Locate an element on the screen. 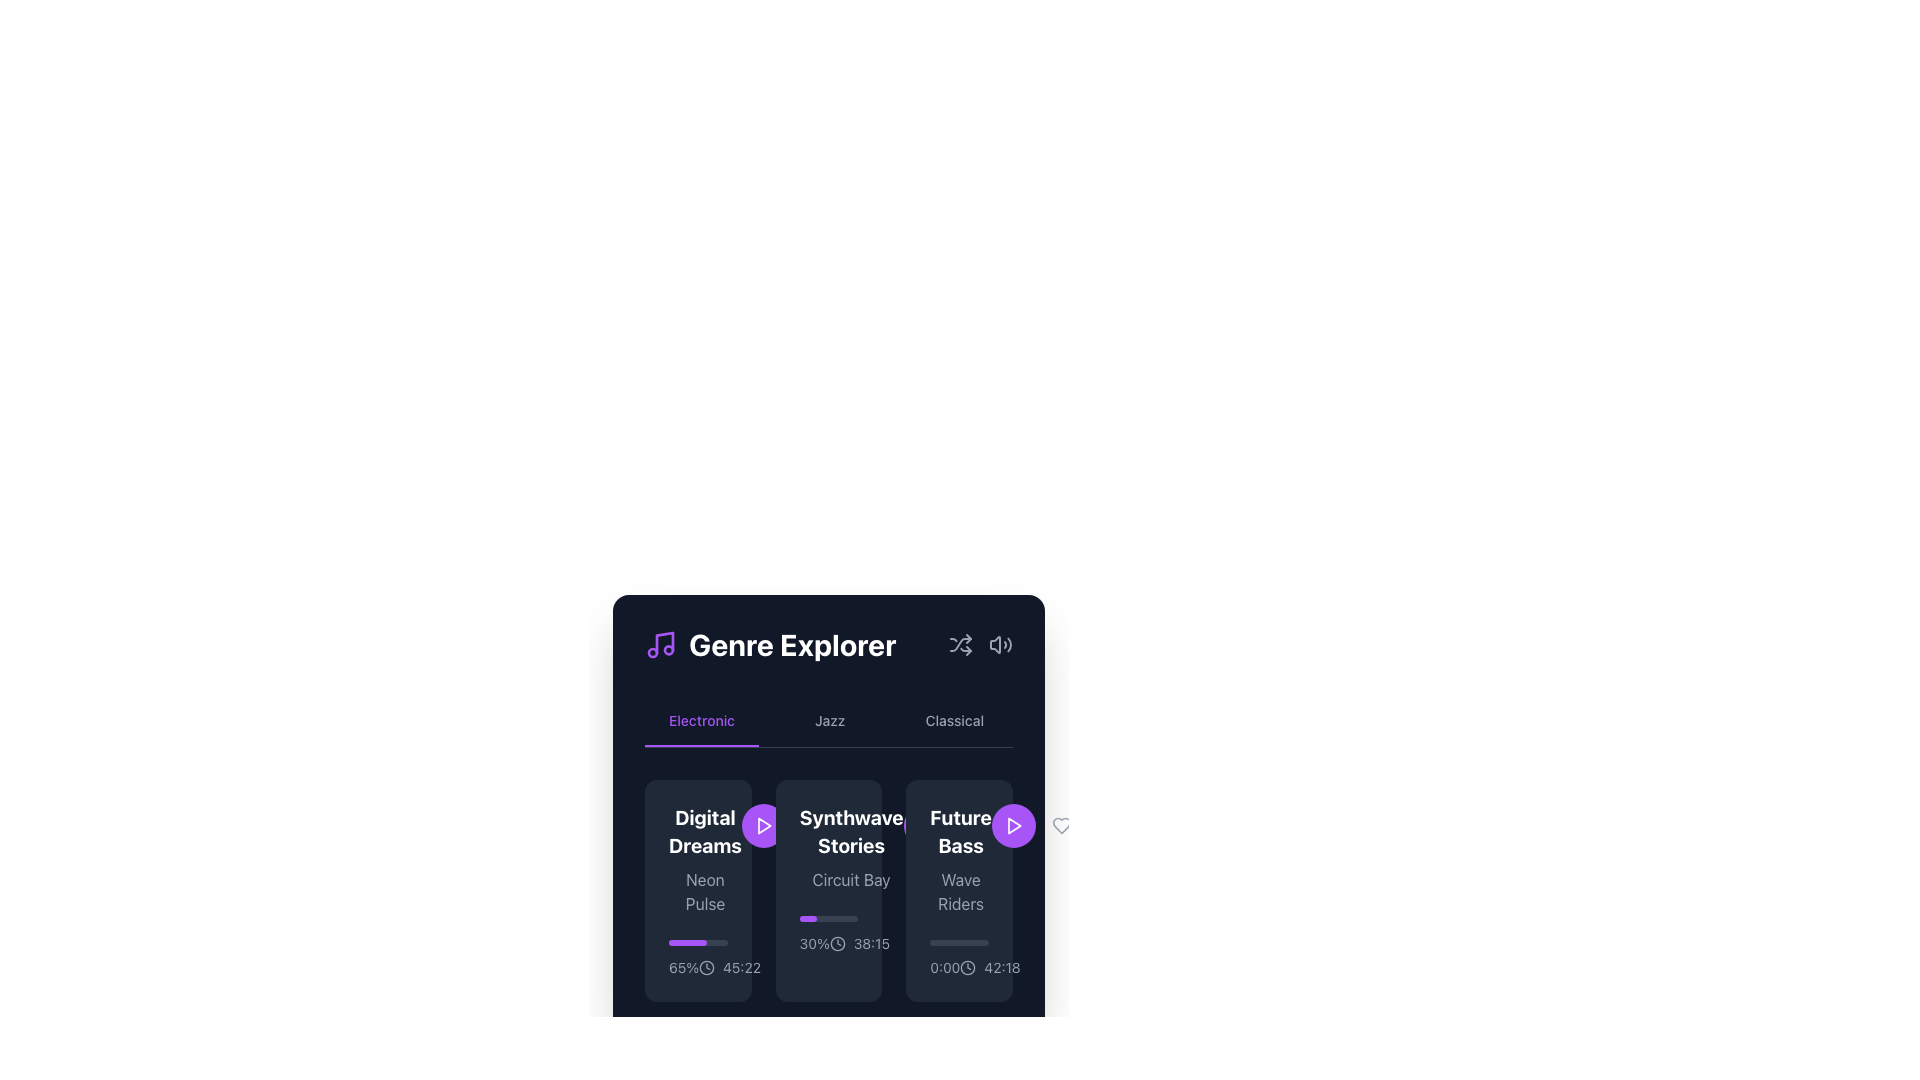 This screenshot has height=1080, width=1920. the purple musical note icon located to the left of the 'Genre Explorer' title in the header section of the interface is located at coordinates (661, 644).